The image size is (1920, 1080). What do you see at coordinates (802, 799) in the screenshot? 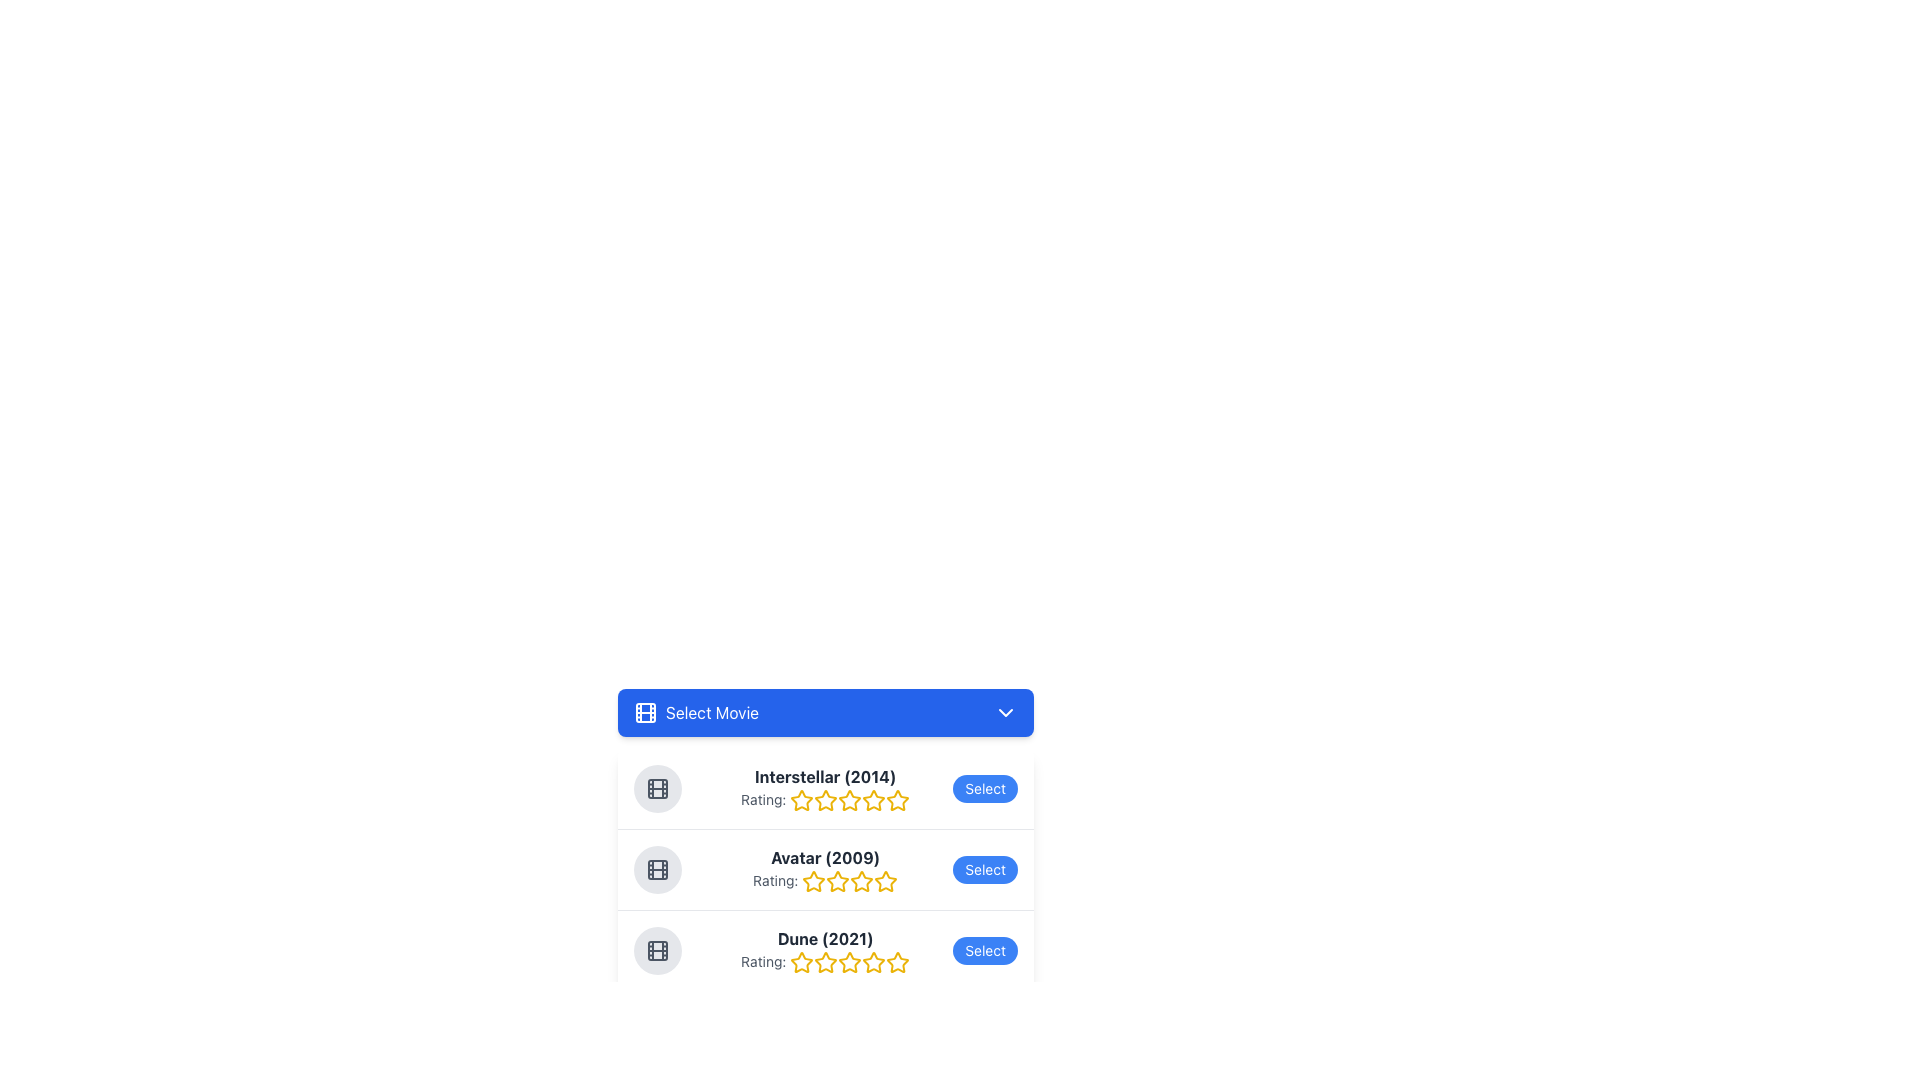
I see `the first yellow star in the rating sequence for the movie 'Interstellar (2014)'` at bounding box center [802, 799].